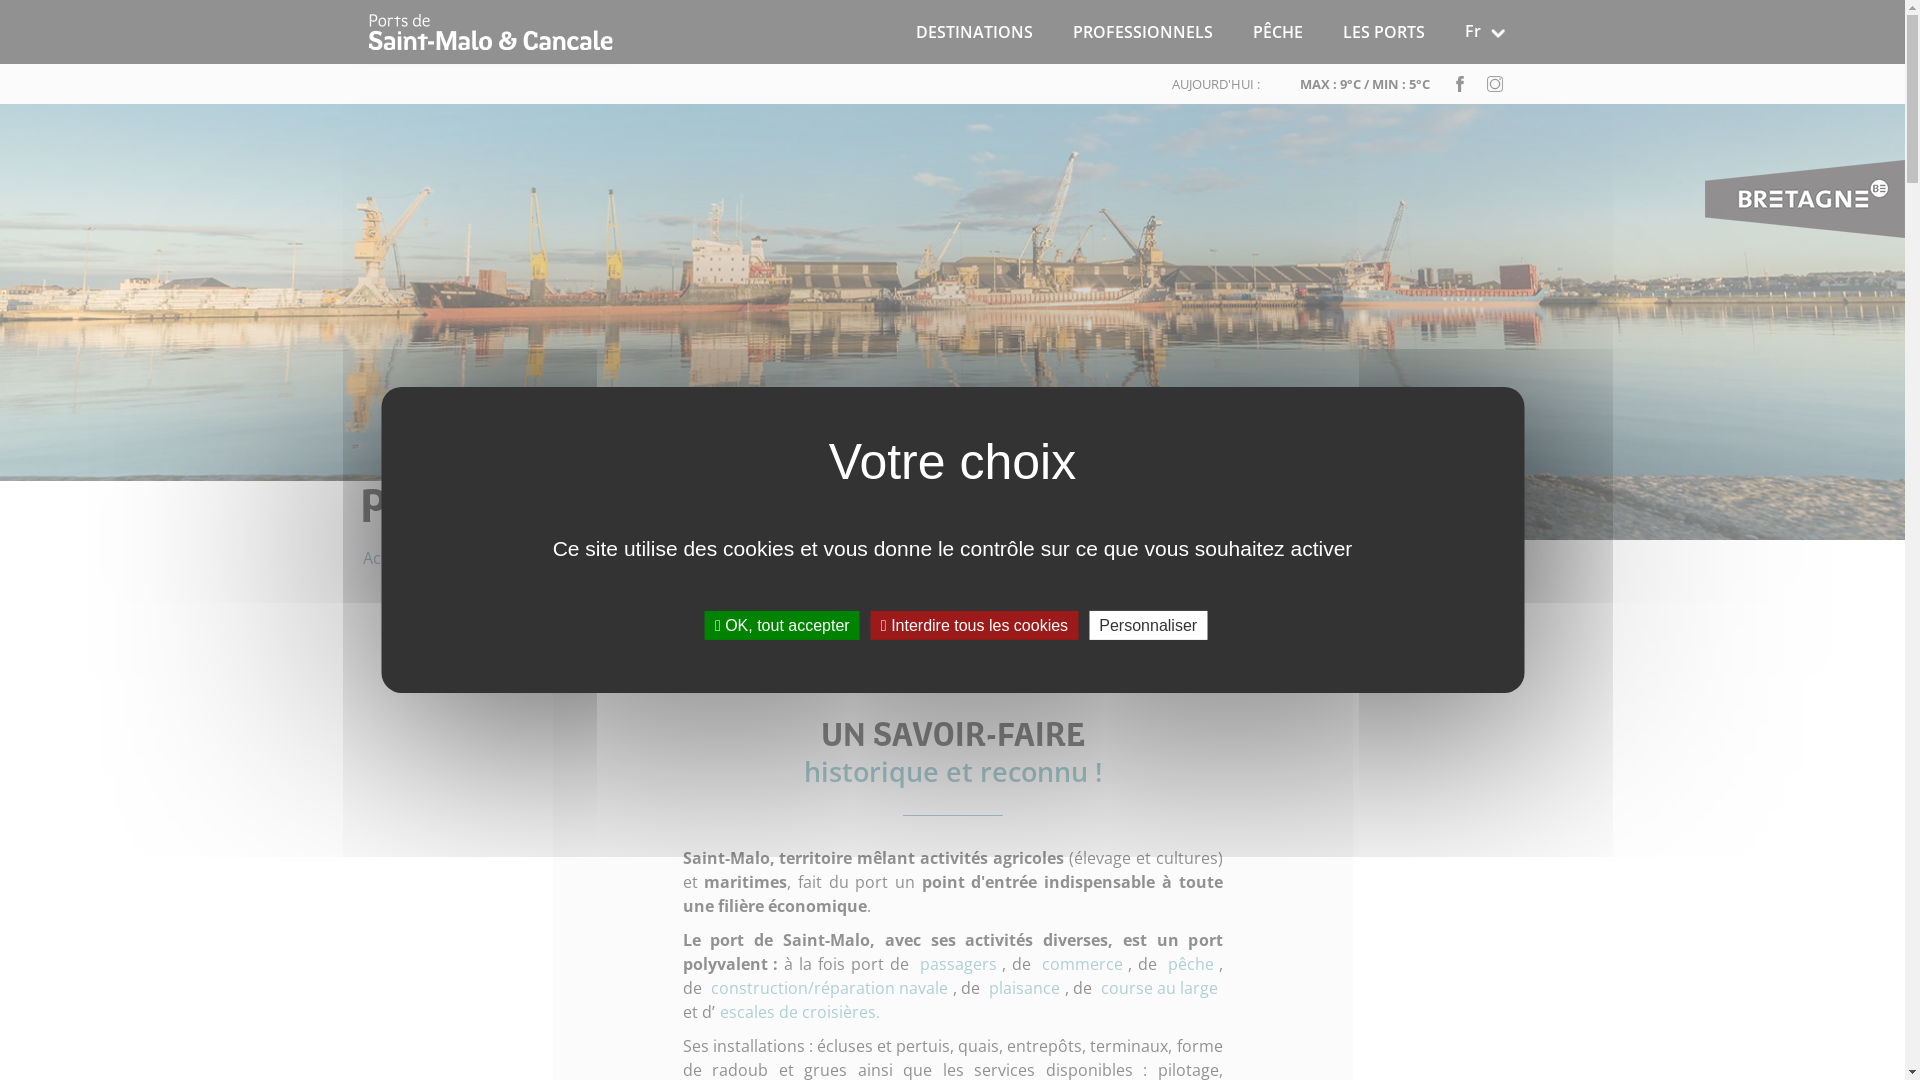 The width and height of the screenshot is (1920, 1080). I want to click on 'Accueil', so click(388, 552).